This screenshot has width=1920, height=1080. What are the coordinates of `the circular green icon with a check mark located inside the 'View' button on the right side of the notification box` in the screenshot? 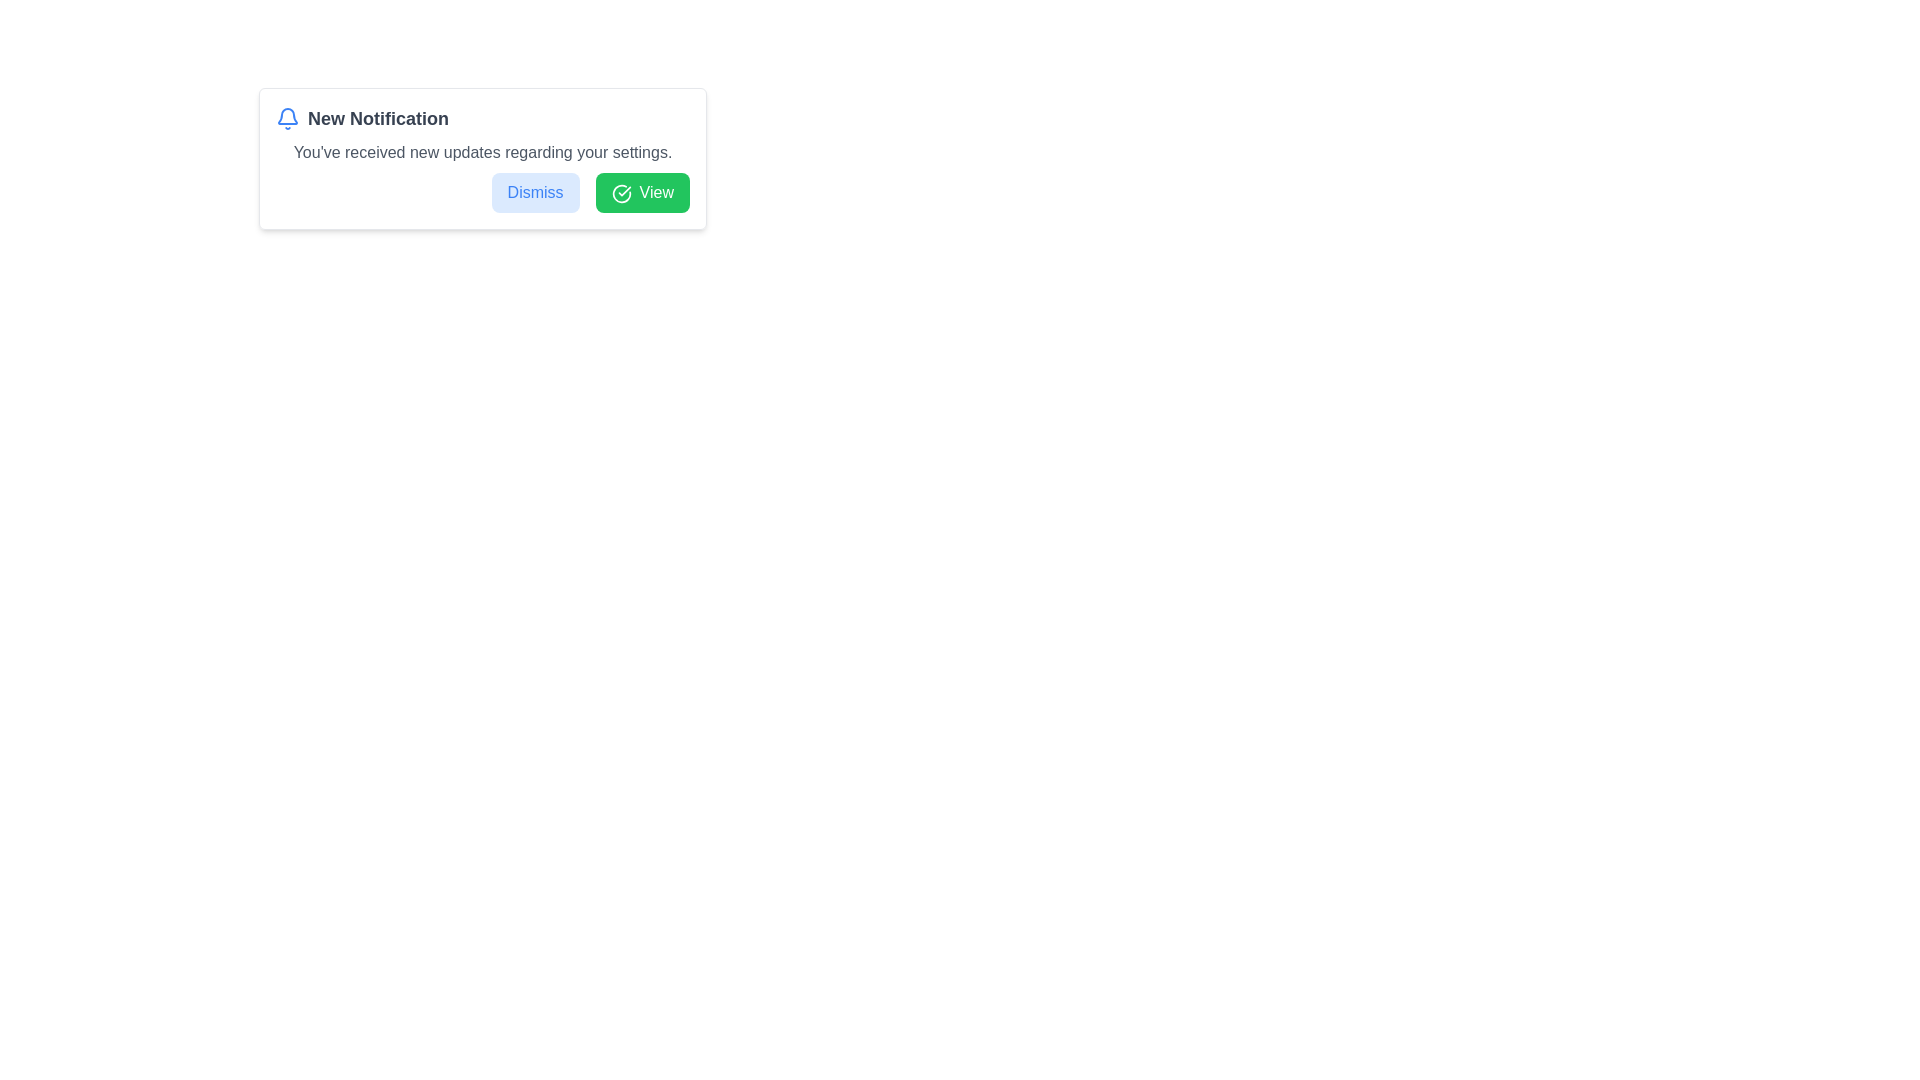 It's located at (620, 193).